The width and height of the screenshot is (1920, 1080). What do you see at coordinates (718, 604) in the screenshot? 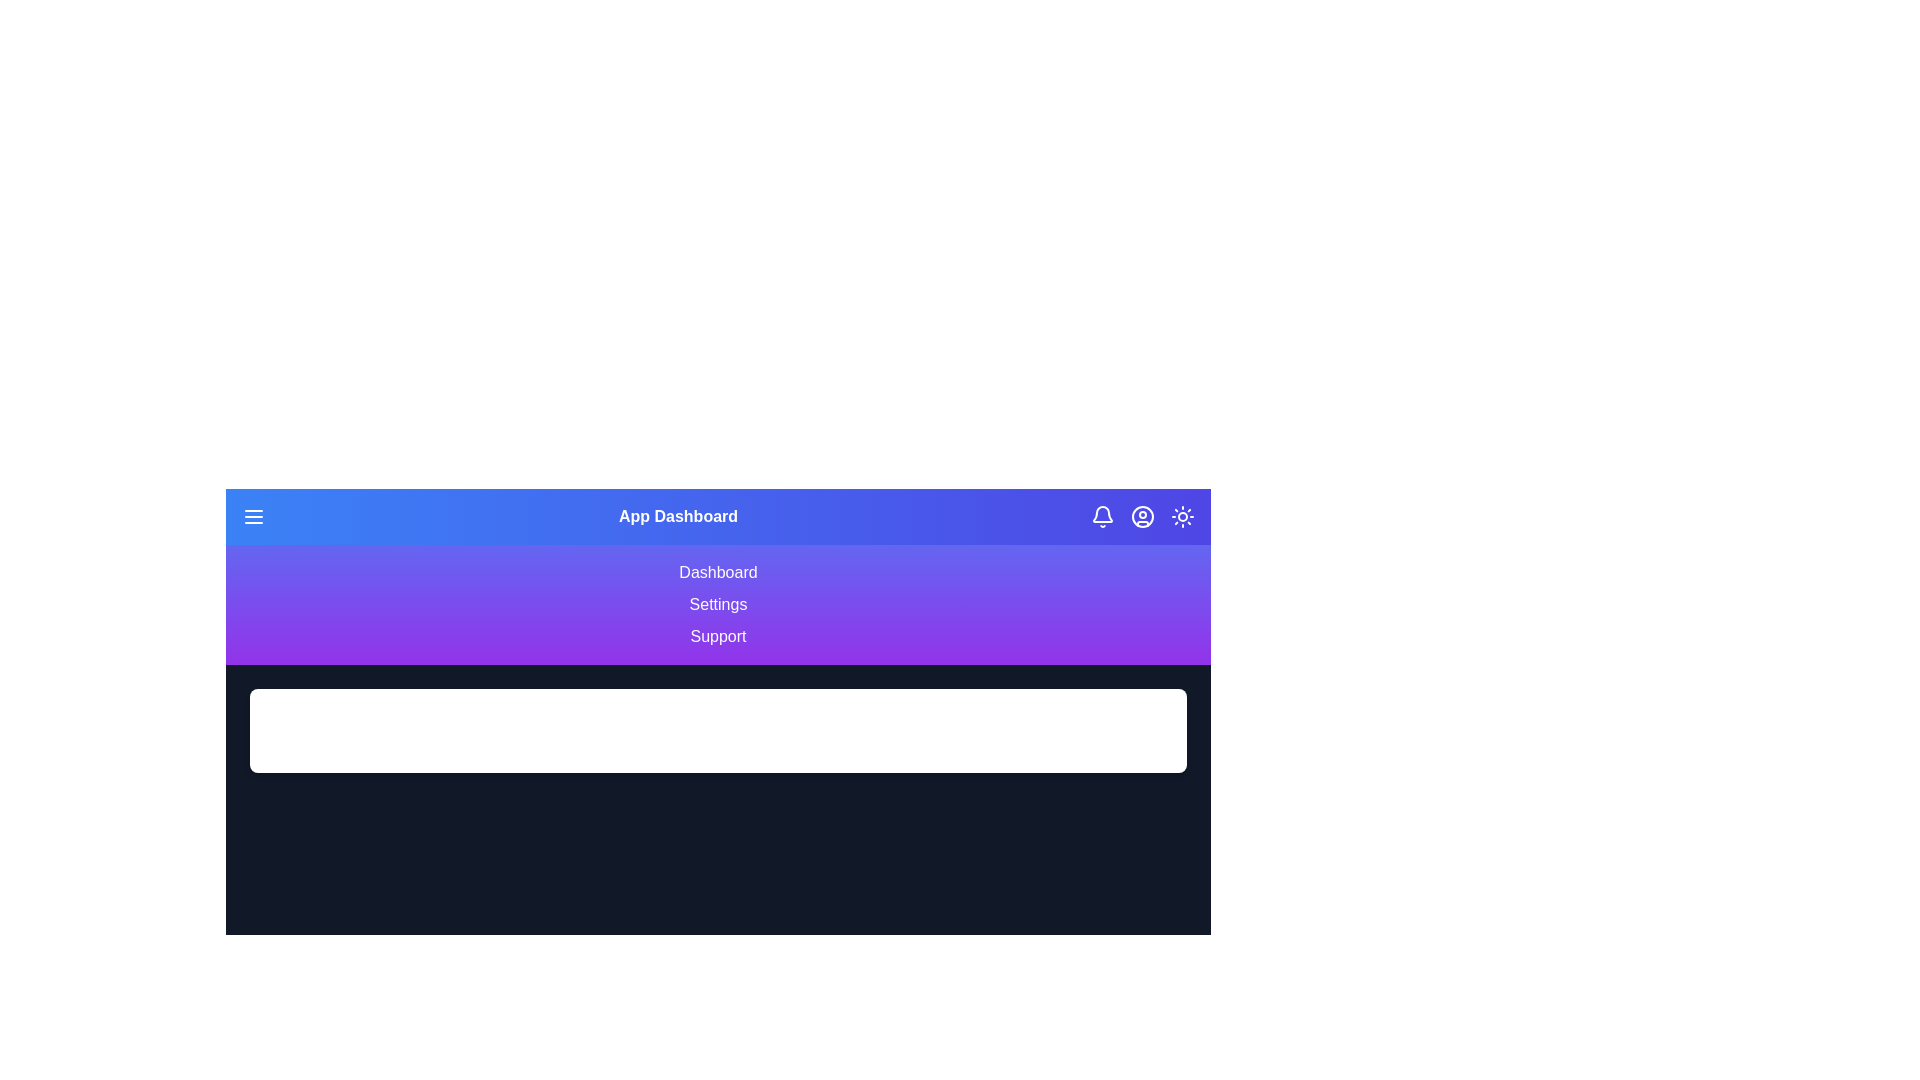
I see `the menu option Settings to explore its content` at bounding box center [718, 604].